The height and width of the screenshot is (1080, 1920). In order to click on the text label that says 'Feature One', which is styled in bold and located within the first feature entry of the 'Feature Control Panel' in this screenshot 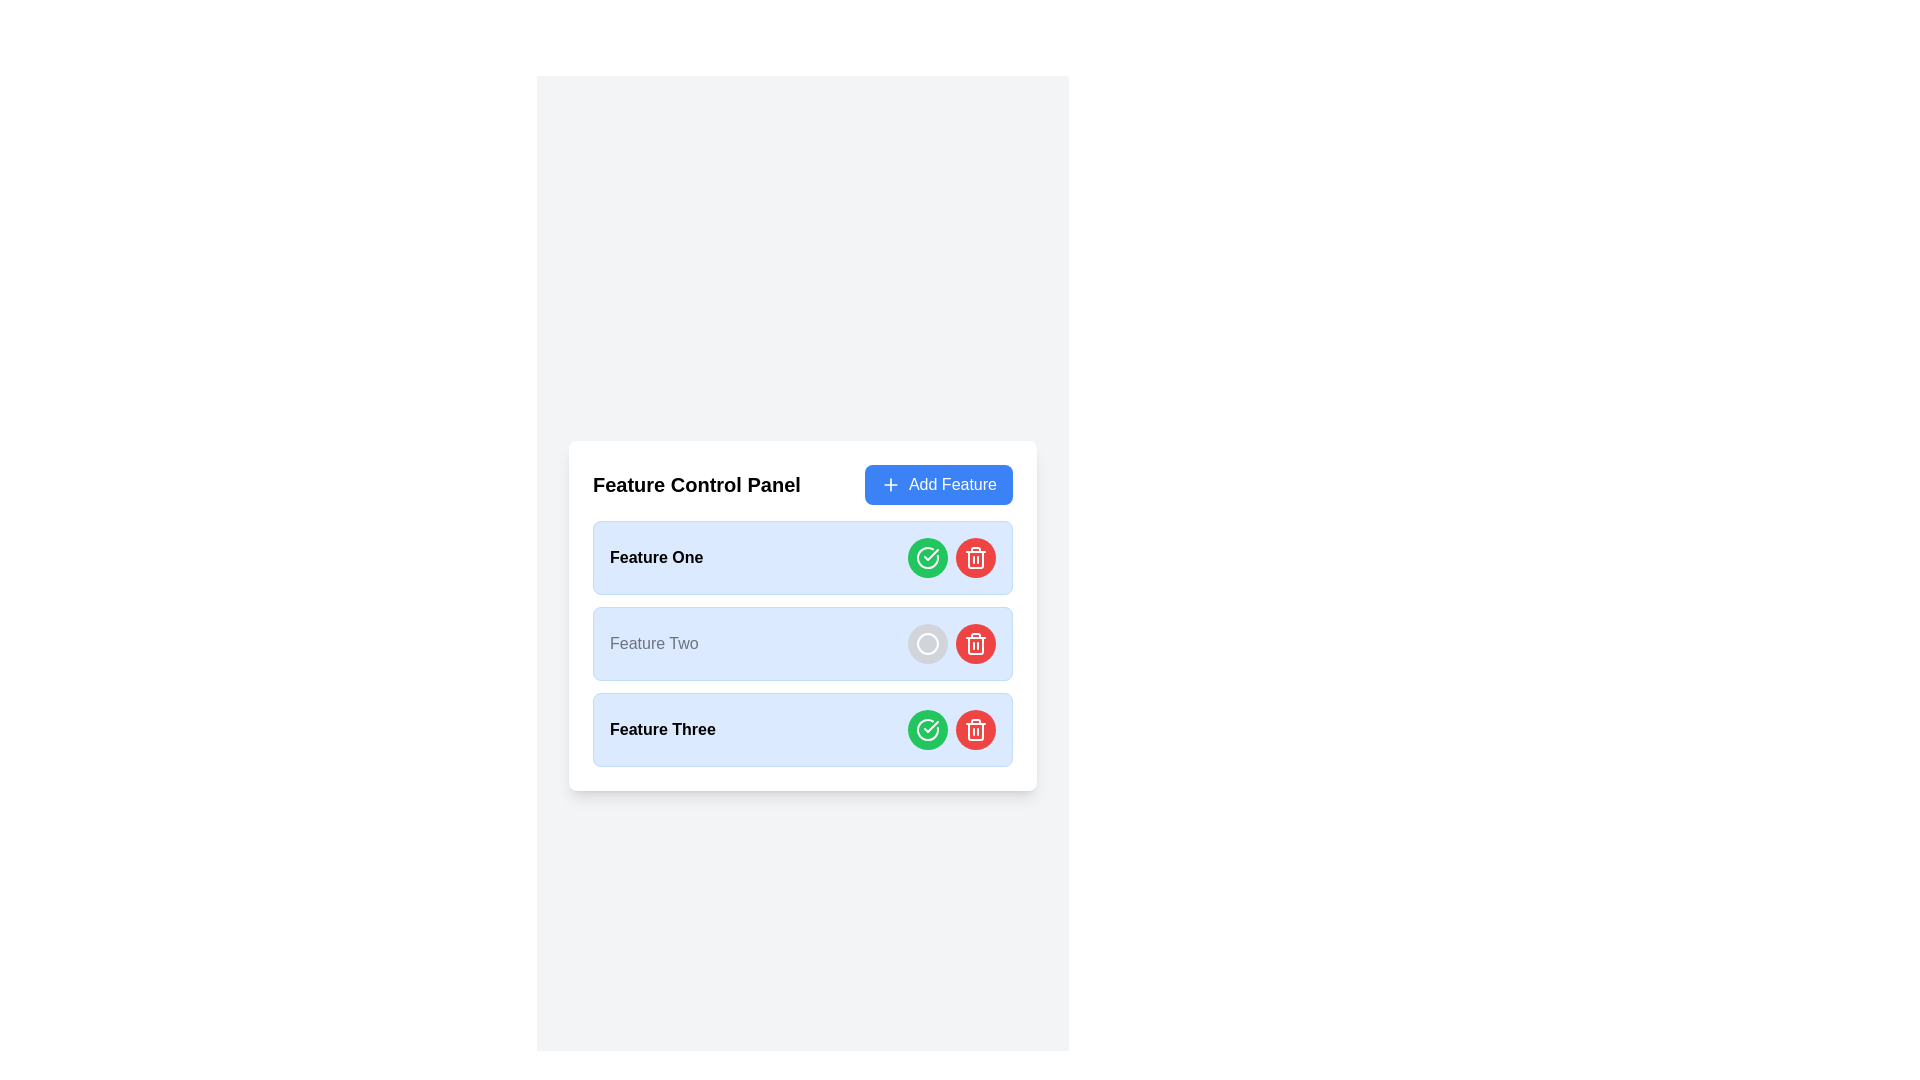, I will do `click(656, 558)`.